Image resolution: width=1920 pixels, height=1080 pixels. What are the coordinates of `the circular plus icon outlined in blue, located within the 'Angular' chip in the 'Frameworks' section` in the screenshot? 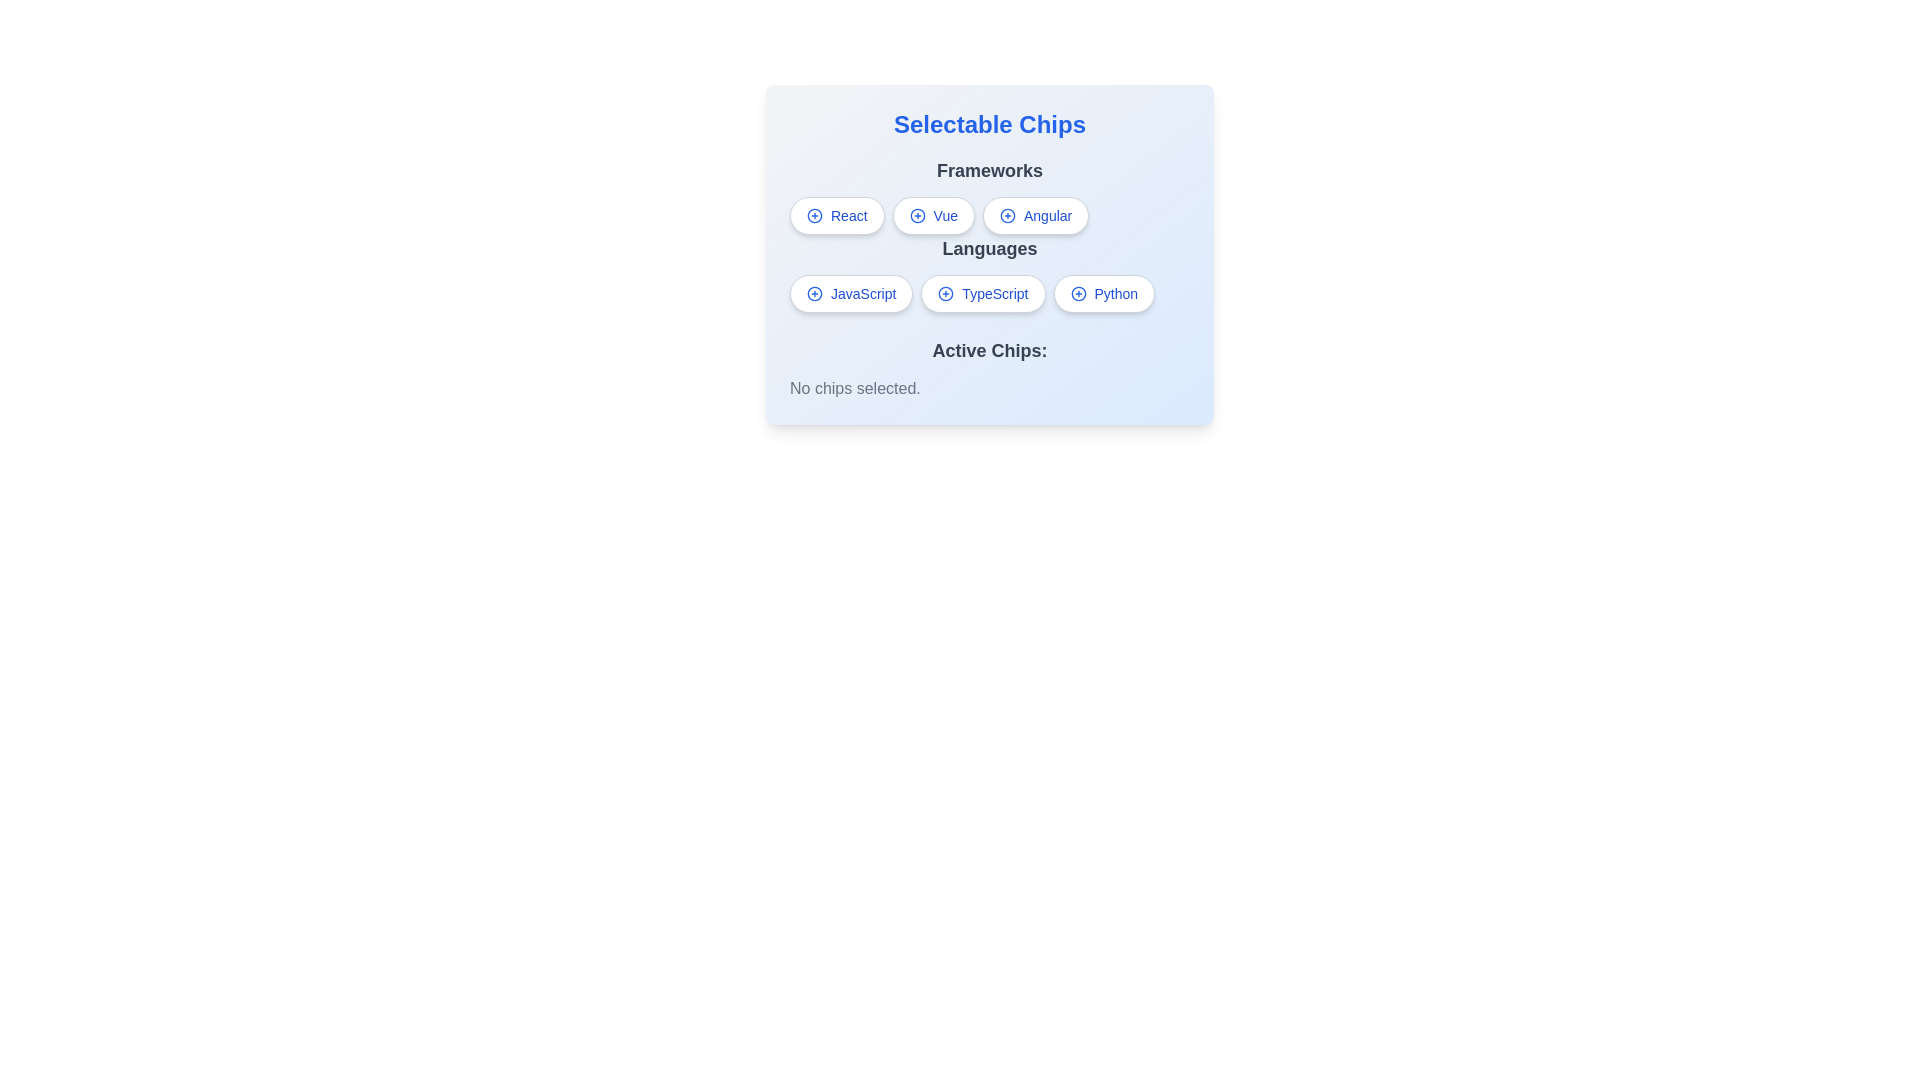 It's located at (1008, 216).